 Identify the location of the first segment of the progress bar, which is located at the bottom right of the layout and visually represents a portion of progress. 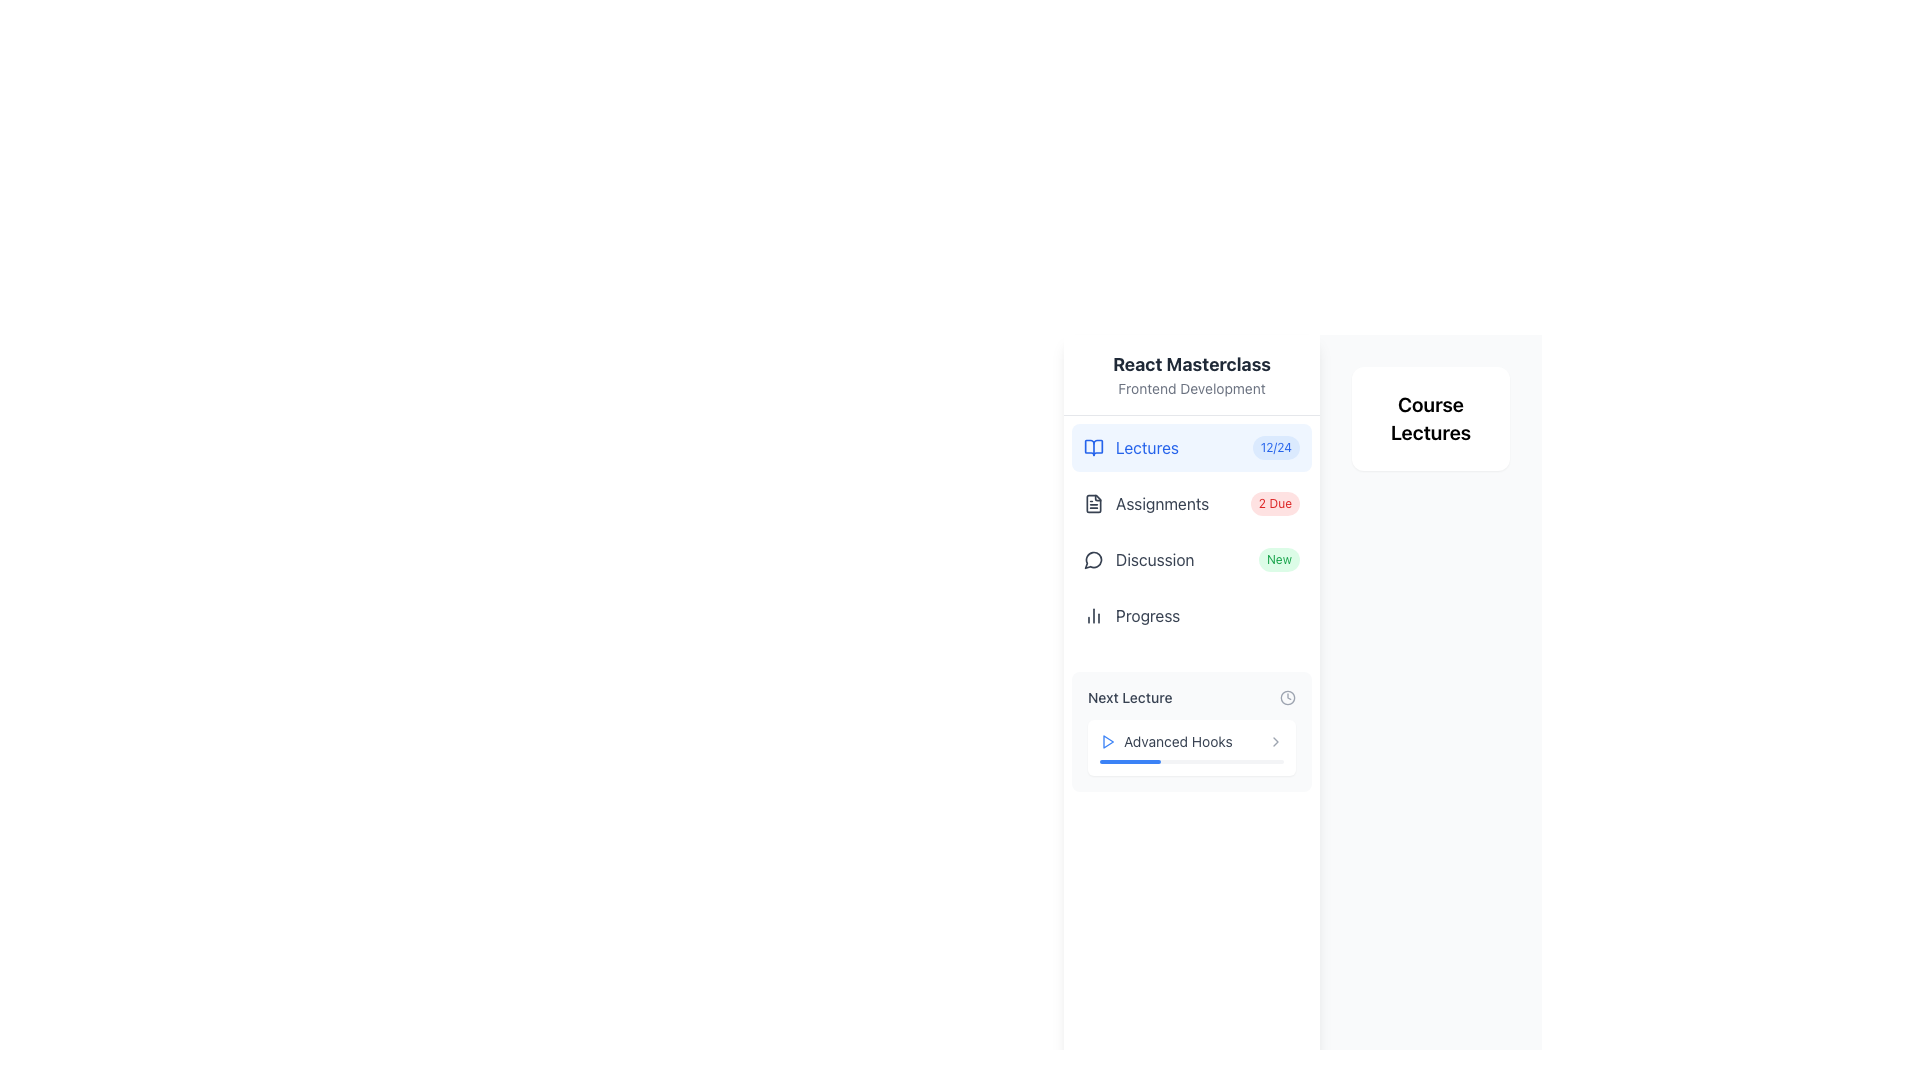
(1130, 762).